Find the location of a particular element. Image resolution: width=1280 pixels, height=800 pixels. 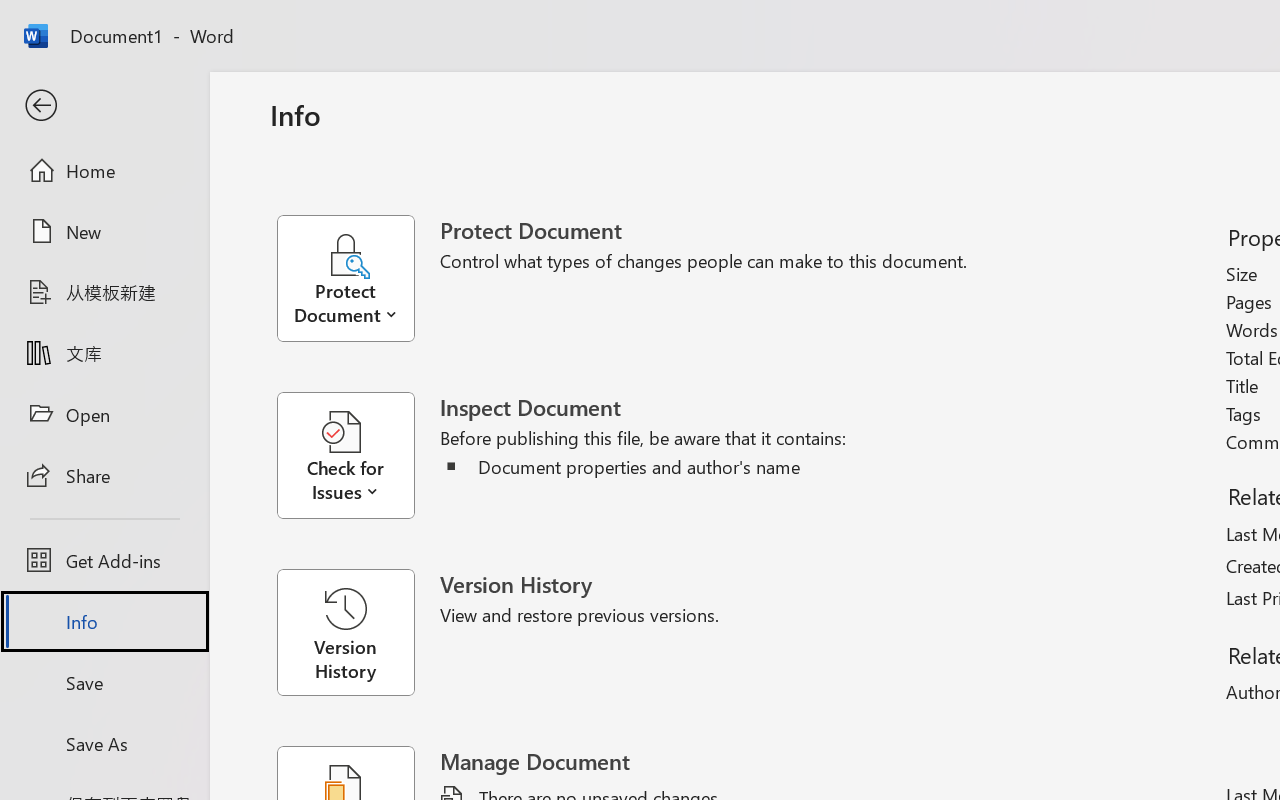

'Info' is located at coordinates (103, 621).